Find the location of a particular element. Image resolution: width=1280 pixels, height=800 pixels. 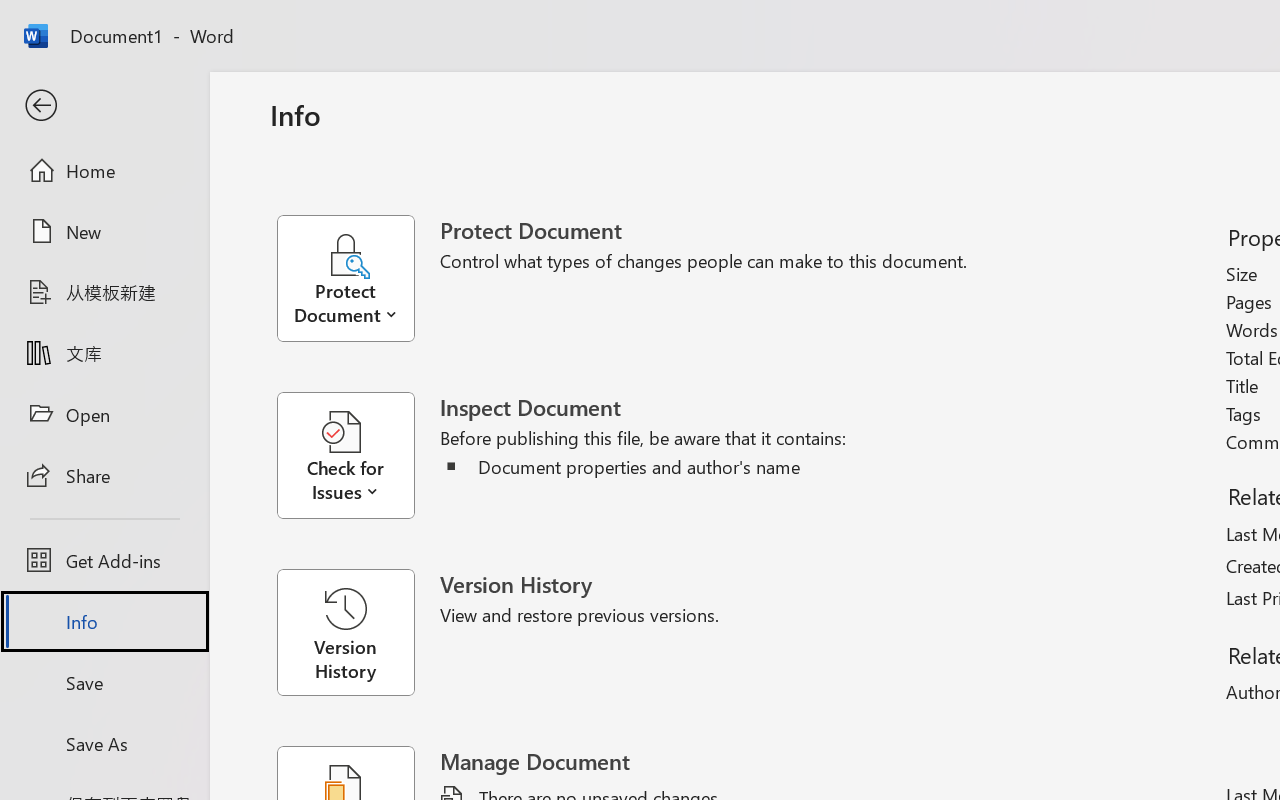

'Info' is located at coordinates (103, 621).